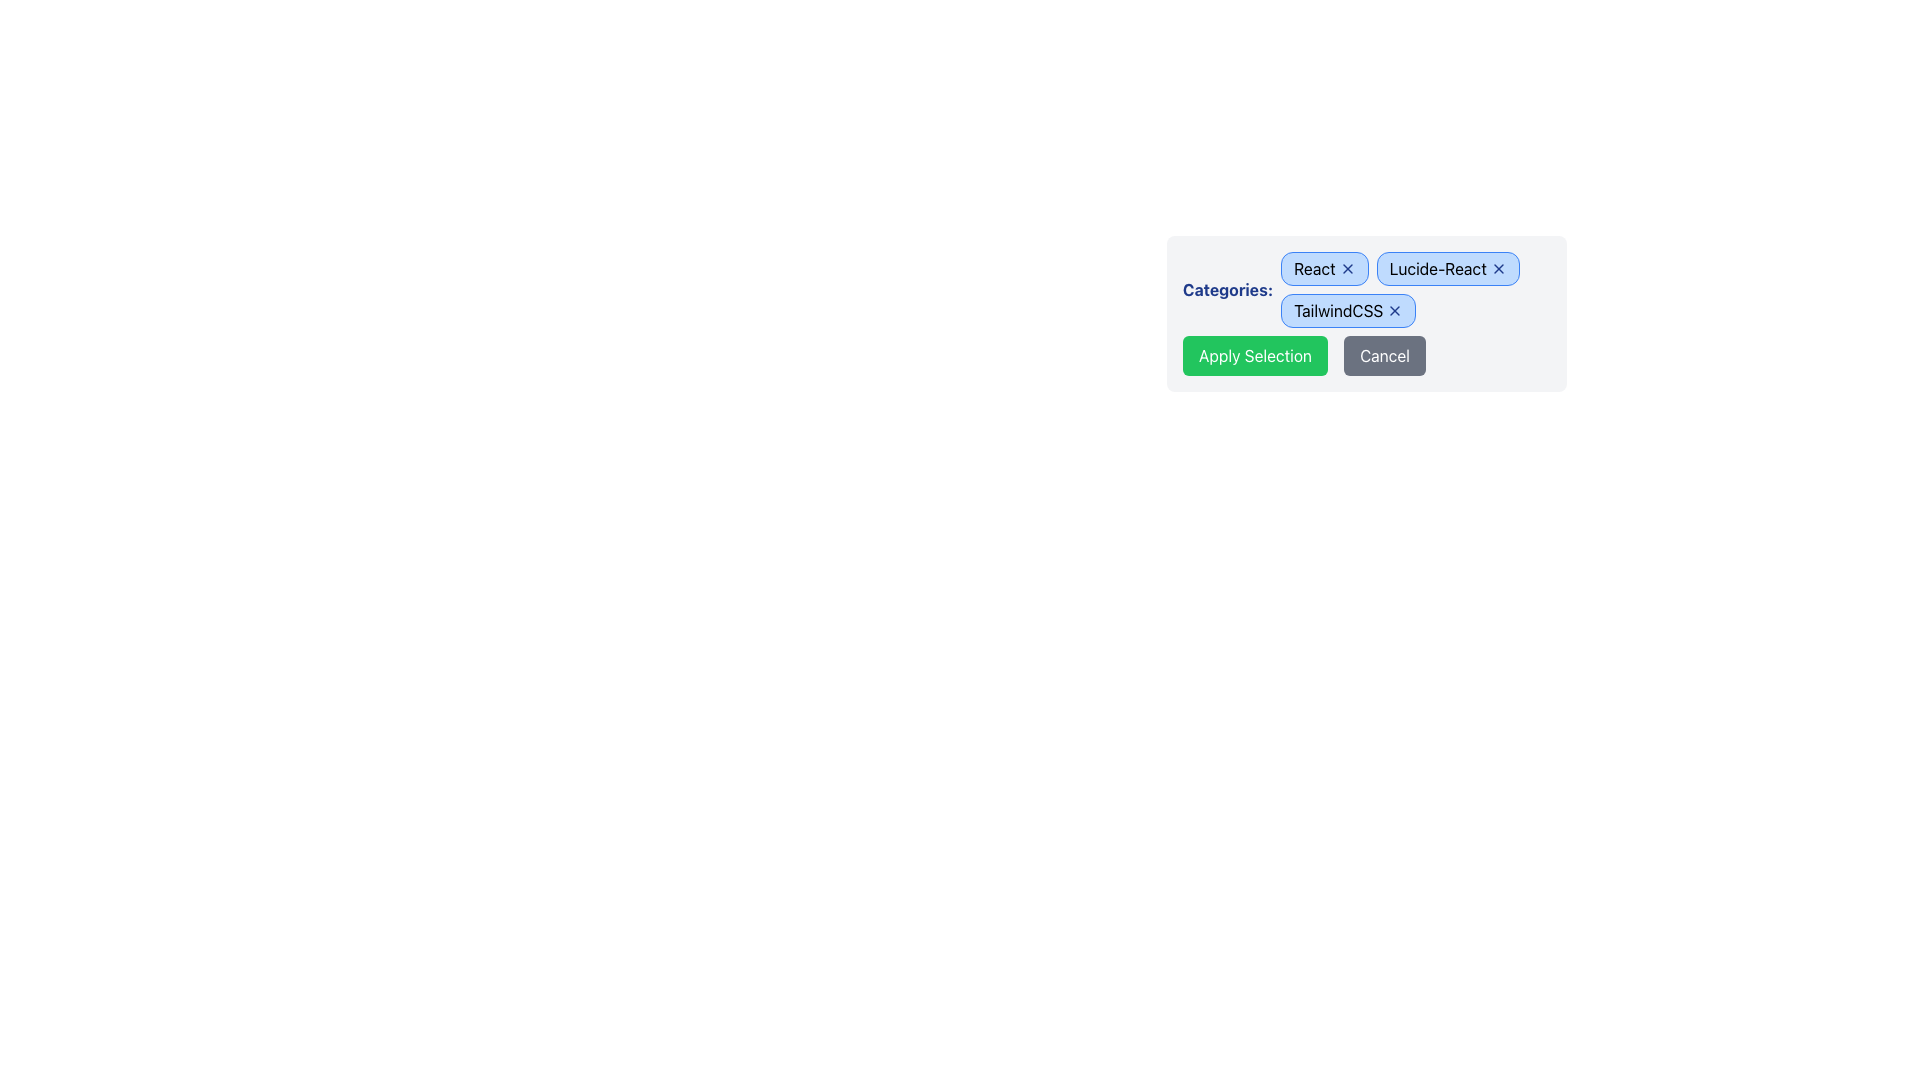  Describe the element at coordinates (1498, 268) in the screenshot. I see `the blue 'X' icon button within the 'Categories:' section` at that location.